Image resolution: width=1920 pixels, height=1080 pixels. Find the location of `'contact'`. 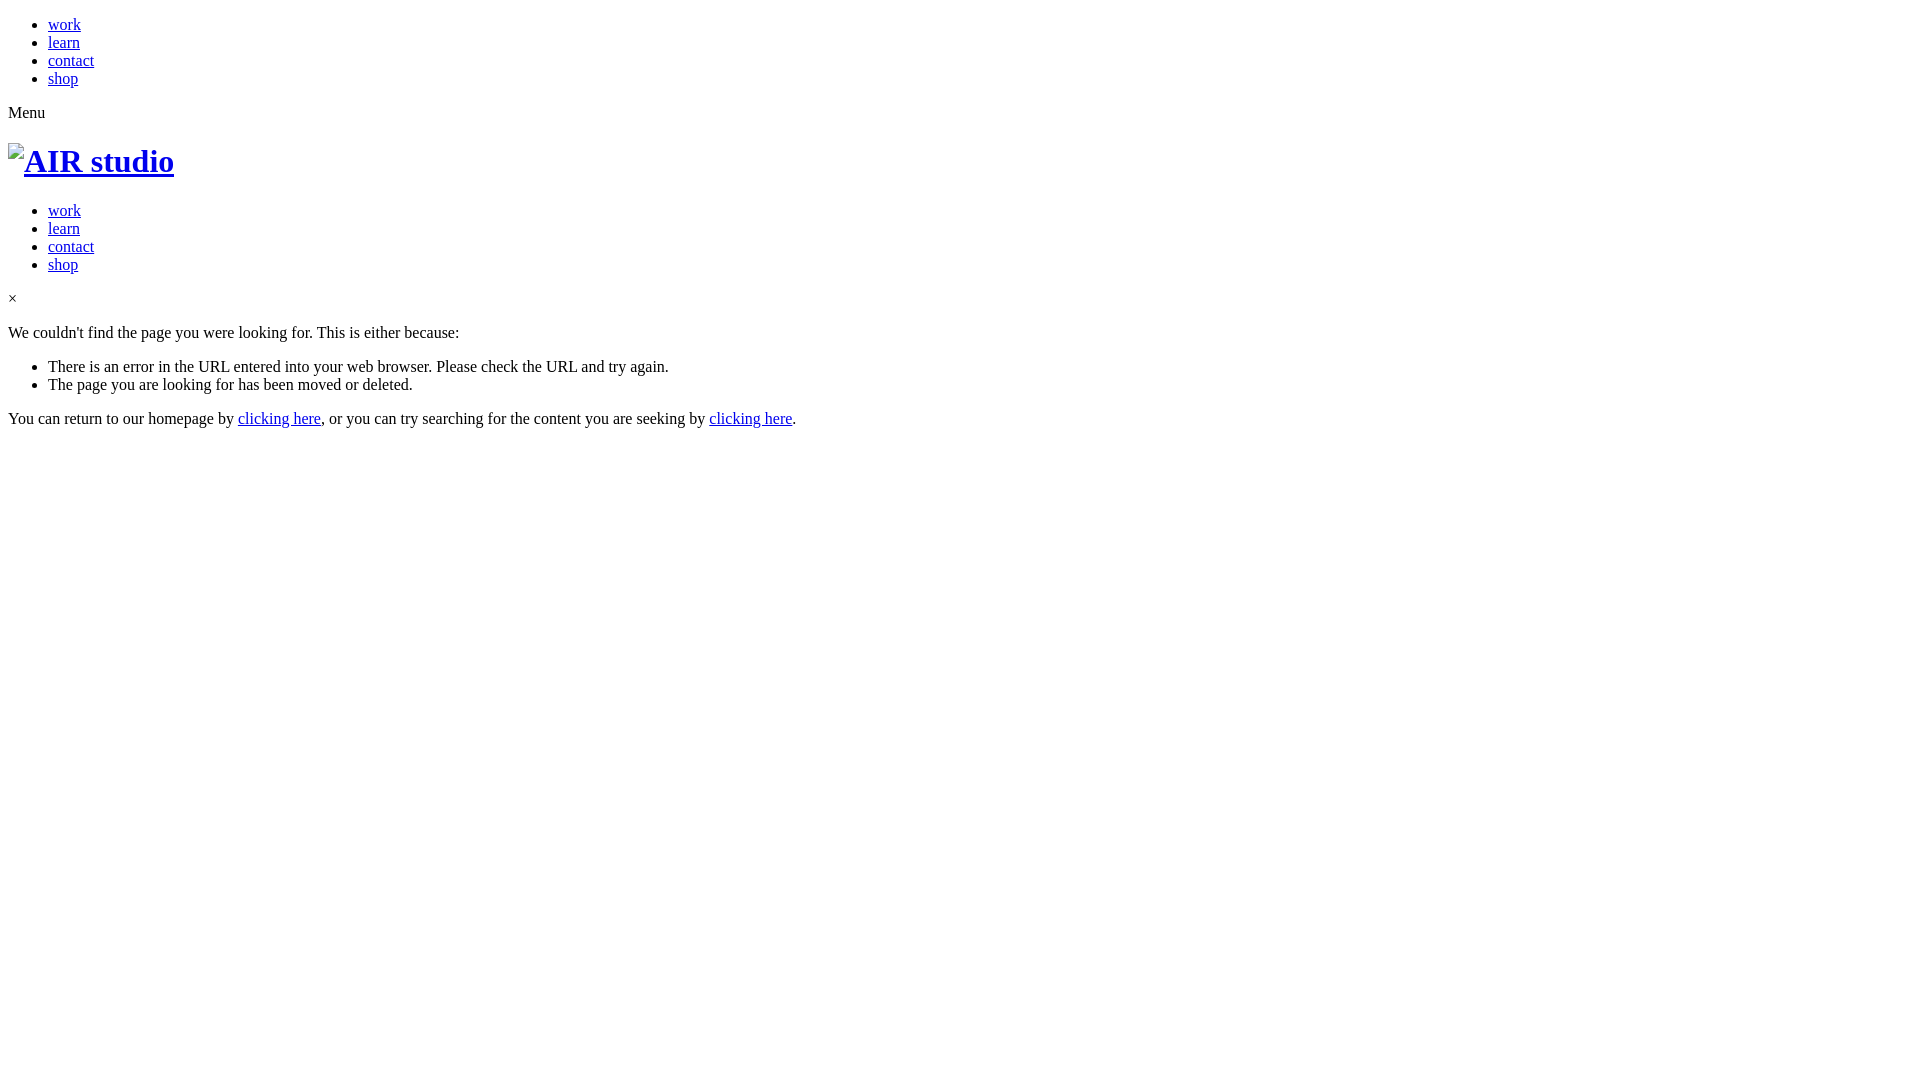

'contact' is located at coordinates (71, 245).